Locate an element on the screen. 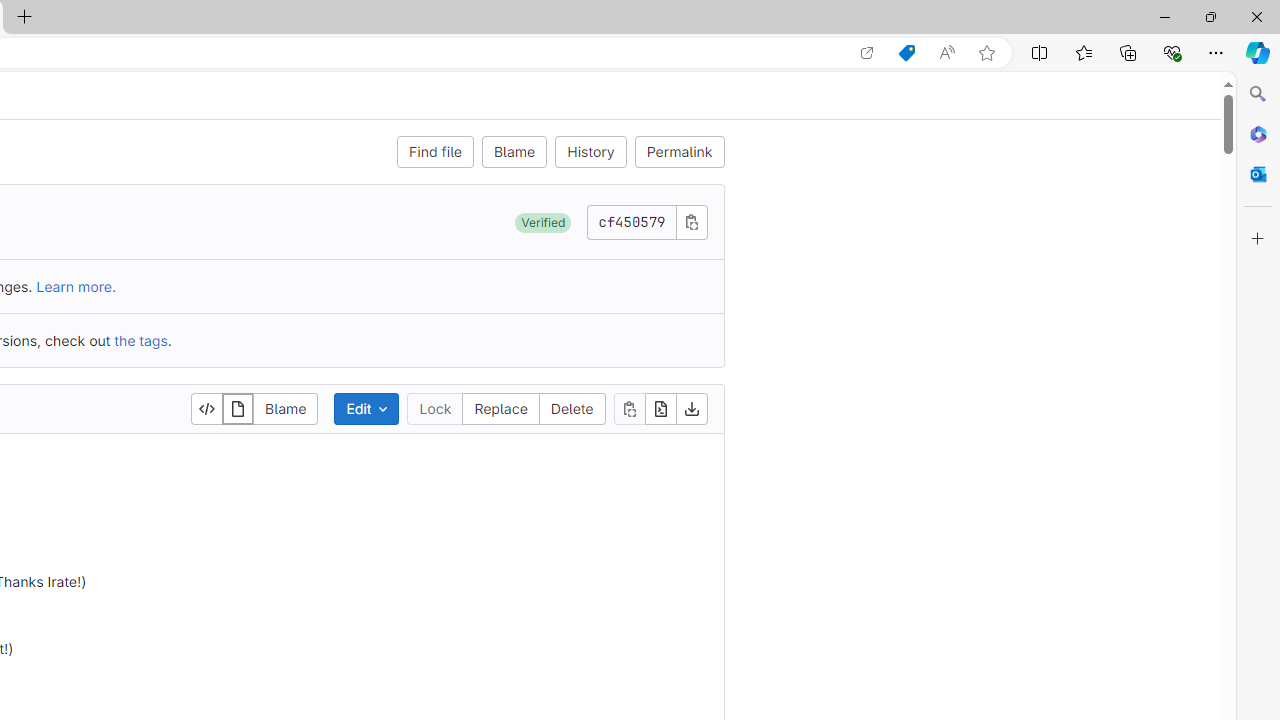  'the tags' is located at coordinates (139, 339).